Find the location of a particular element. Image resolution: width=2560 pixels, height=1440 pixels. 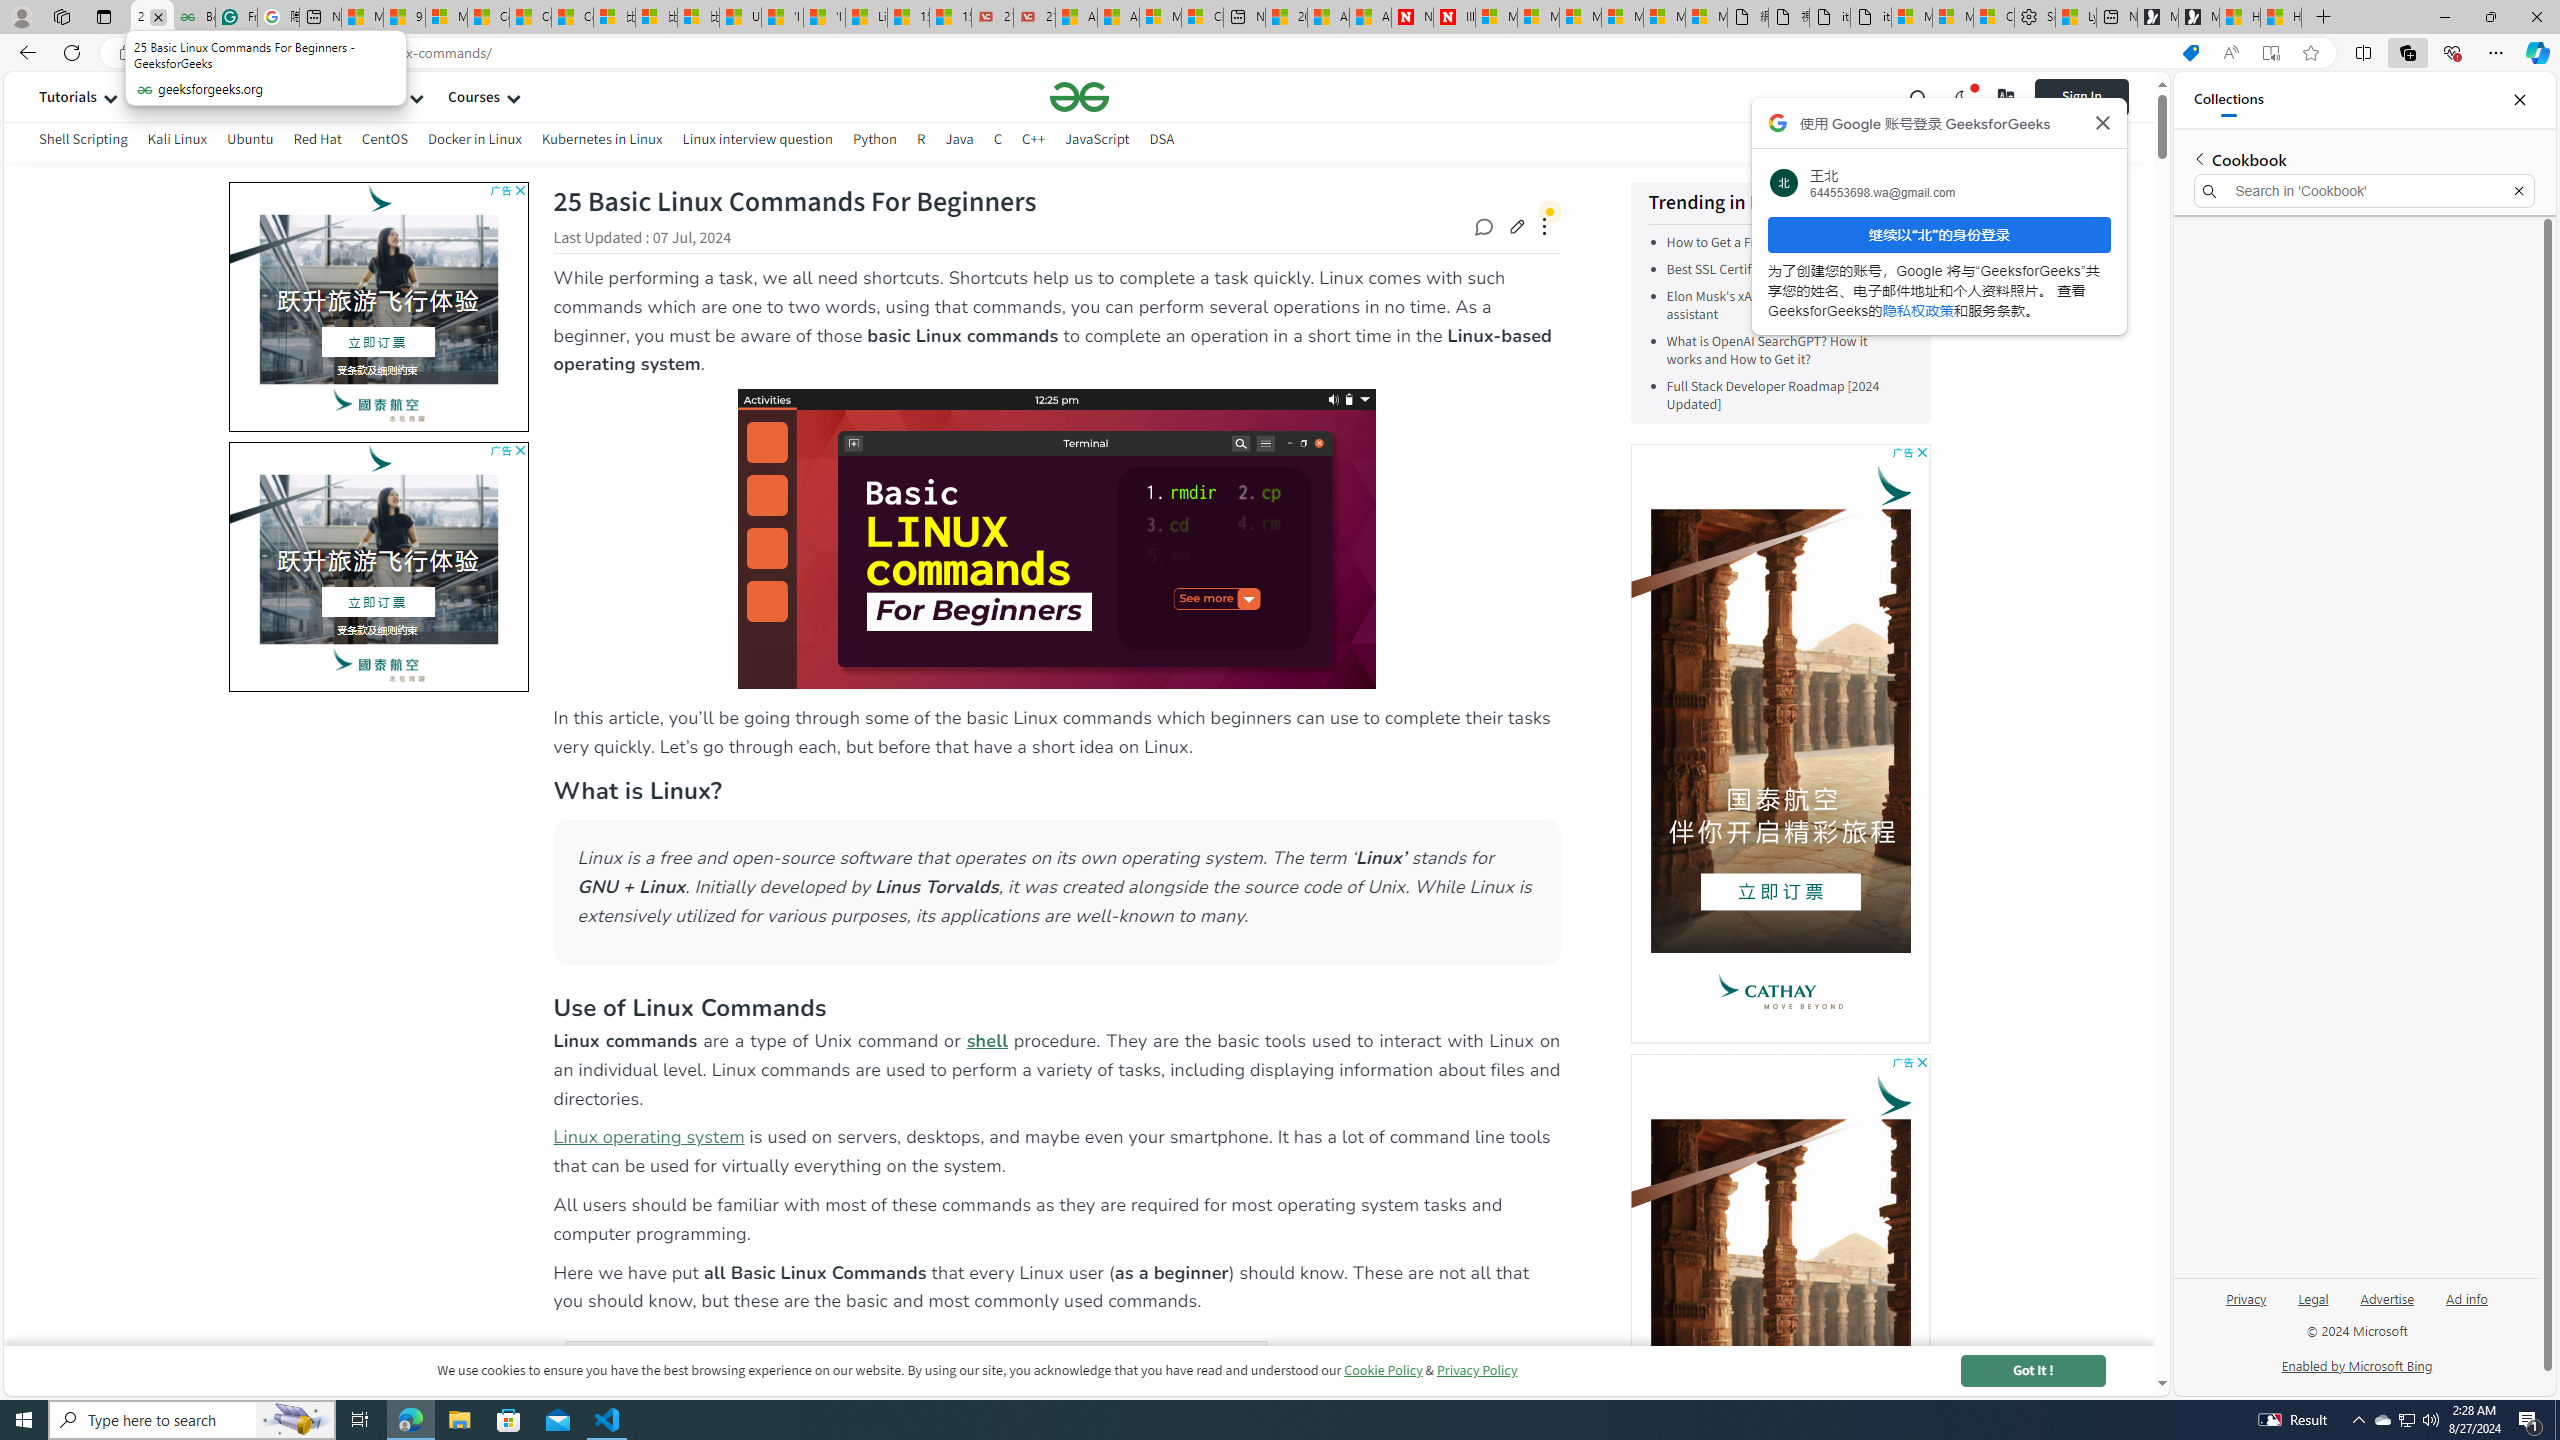

'Courses' is located at coordinates (472, 96).